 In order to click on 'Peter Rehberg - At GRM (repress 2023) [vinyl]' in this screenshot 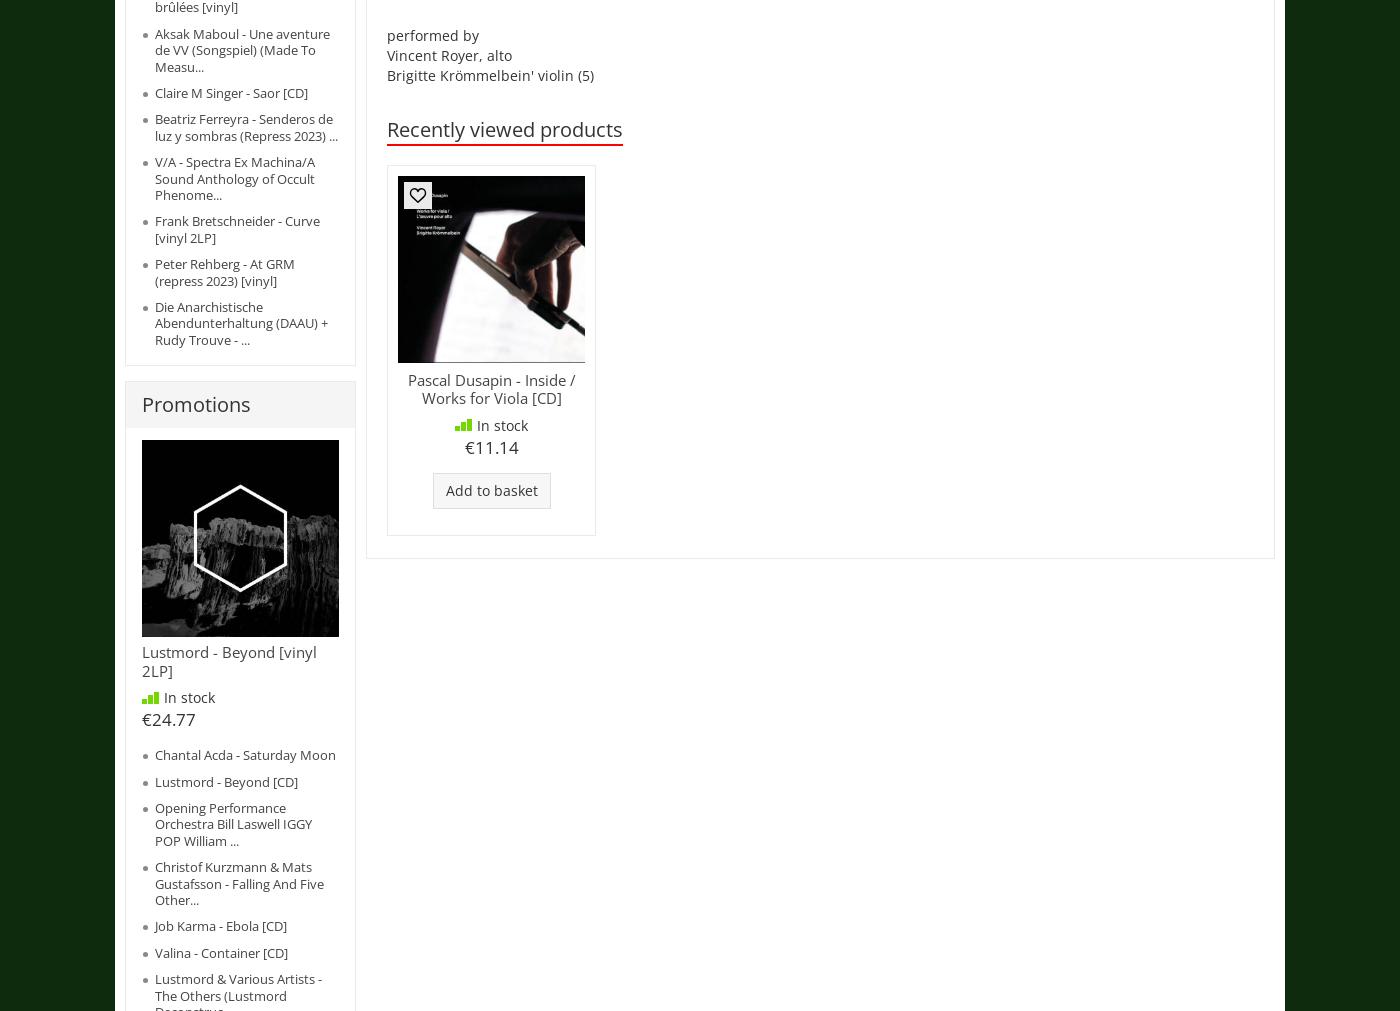, I will do `click(224, 271)`.